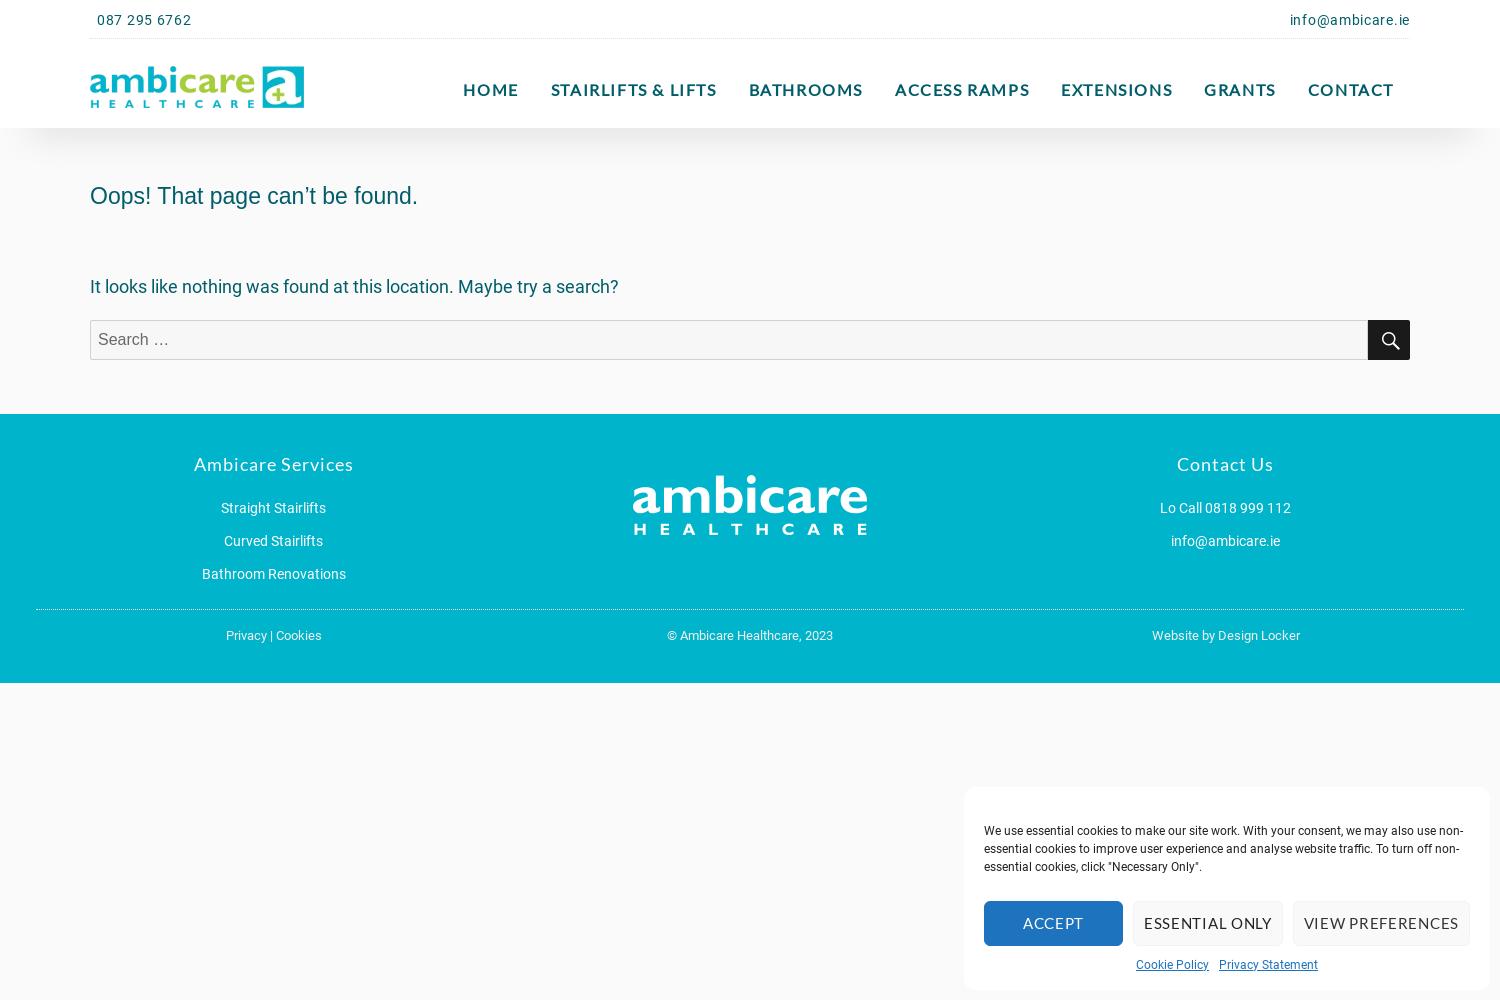 The width and height of the screenshot is (1500, 1000). Describe the element at coordinates (489, 88) in the screenshot. I see `'Home'` at that location.